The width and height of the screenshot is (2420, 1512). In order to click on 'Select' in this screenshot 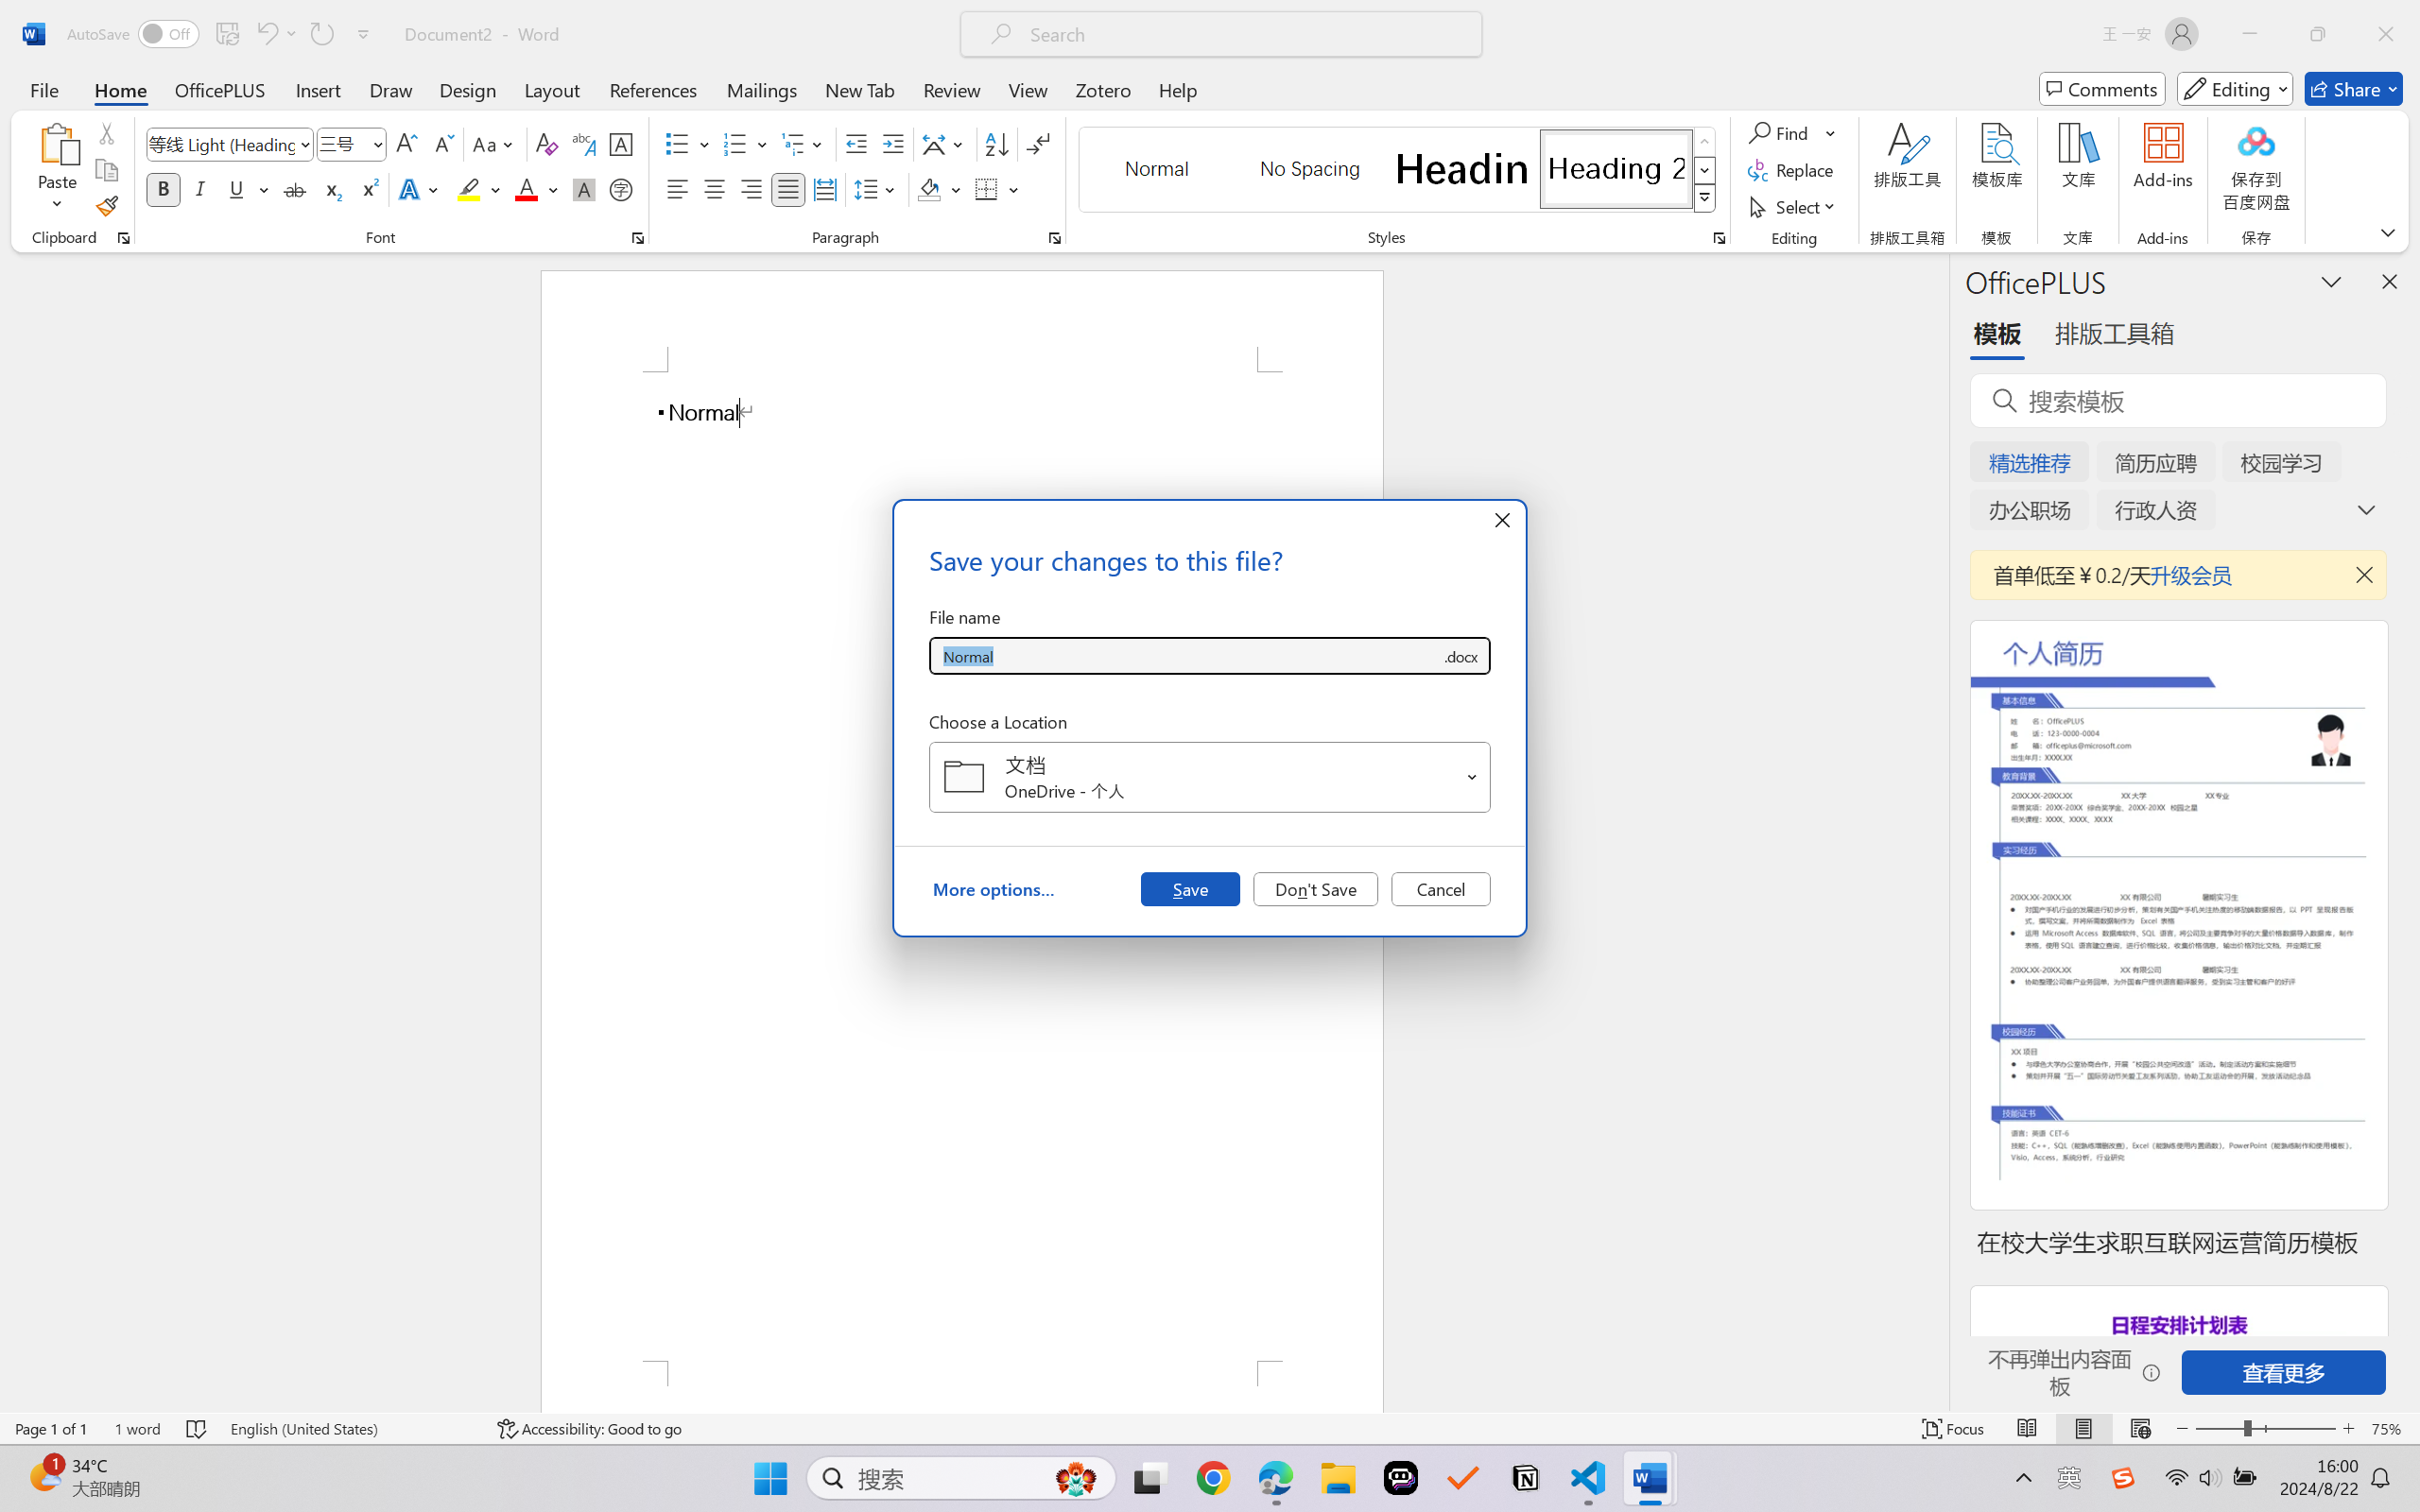, I will do `click(1795, 207)`.